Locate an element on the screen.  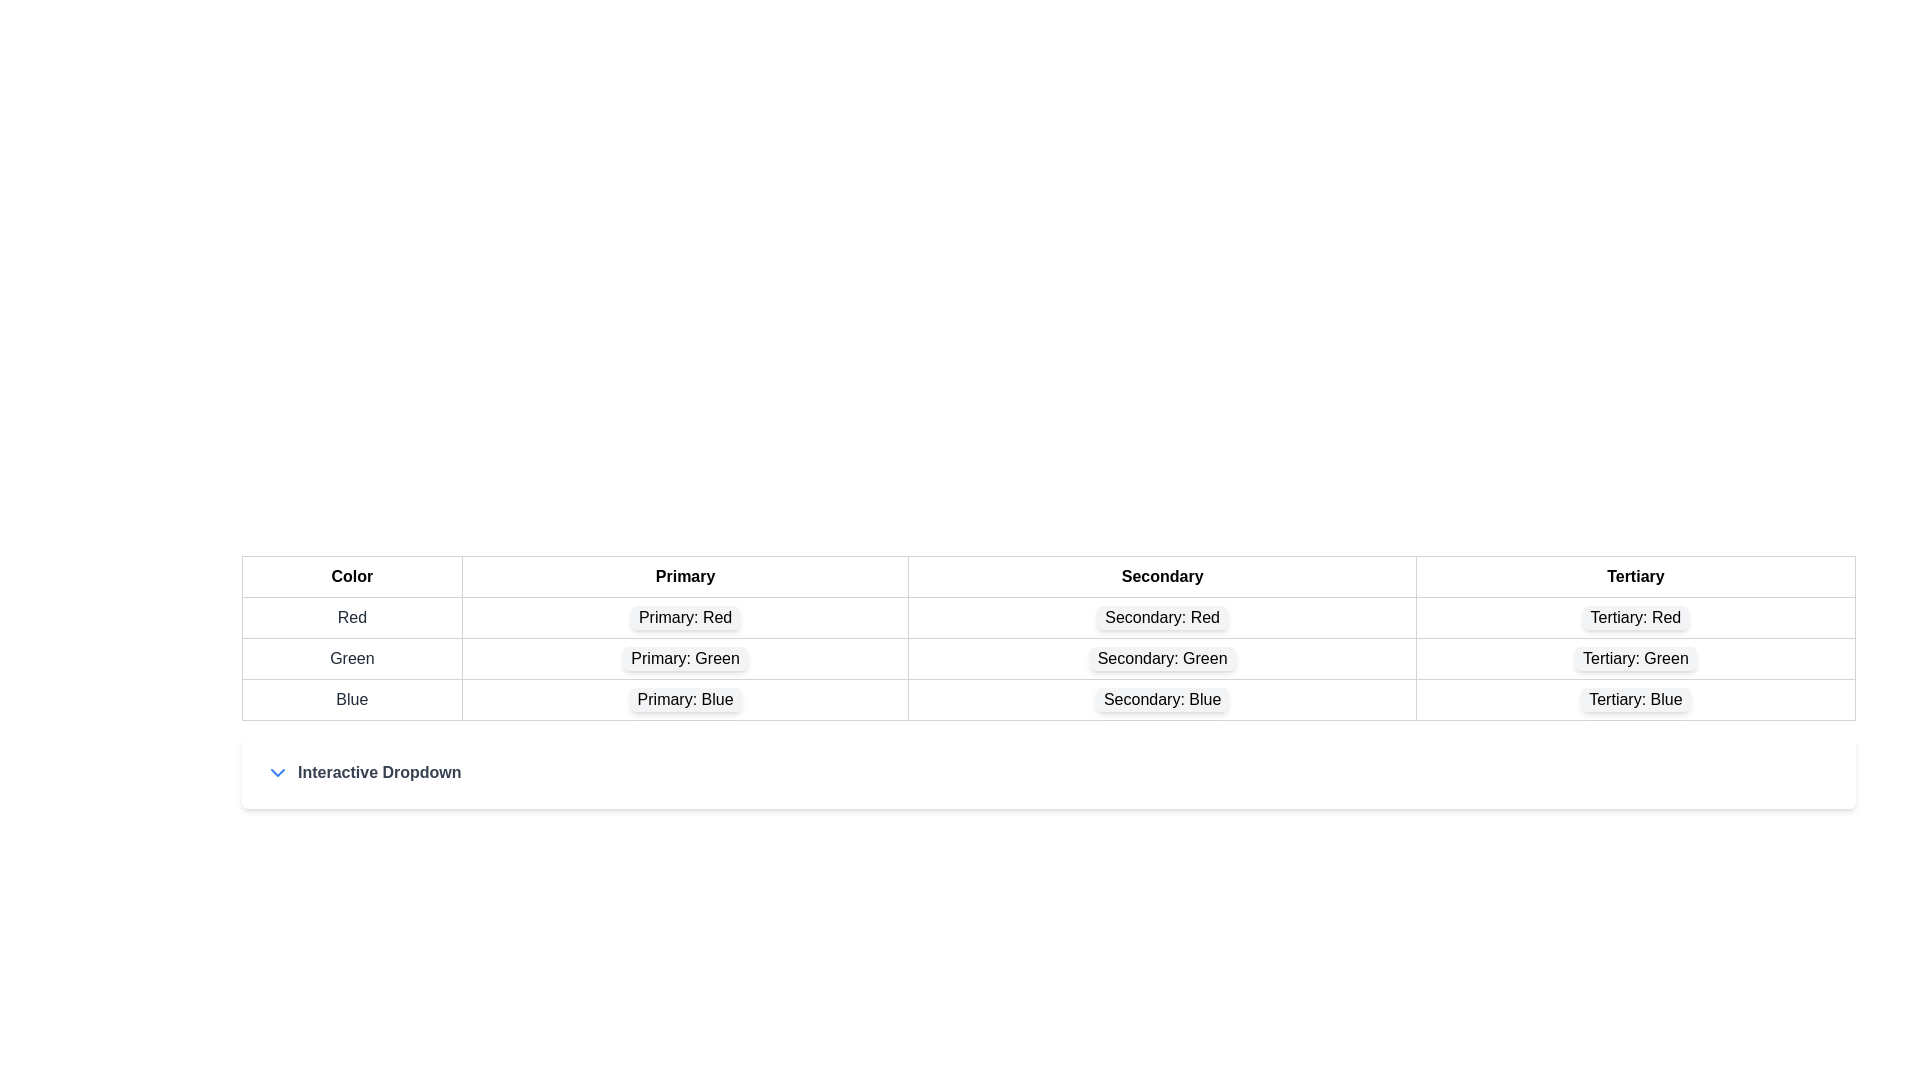
the label displaying 'Tertiary: Green' which is styled with a light gray background and located in the third row of the 'Tertiary' column of the table is located at coordinates (1635, 659).